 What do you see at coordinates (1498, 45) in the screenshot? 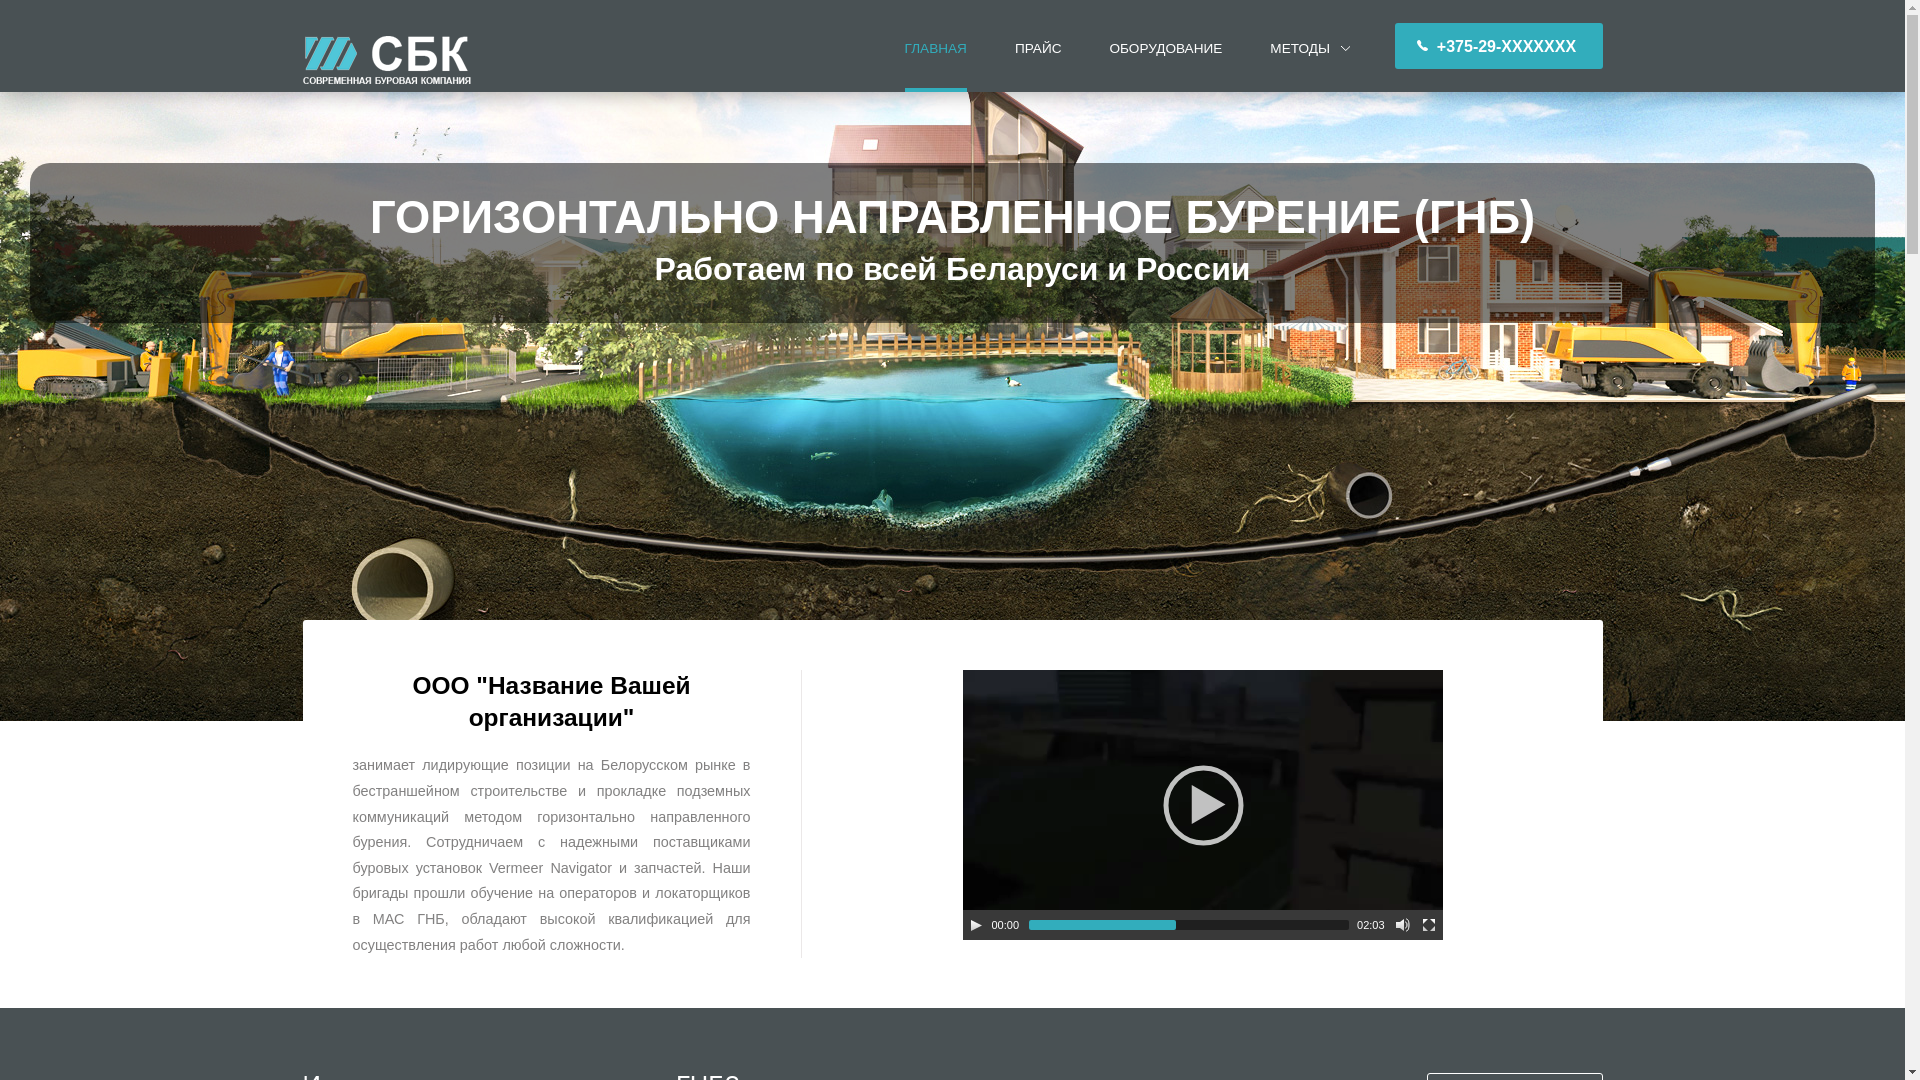
I see `'  +375-29-XXXXXXX '` at bounding box center [1498, 45].